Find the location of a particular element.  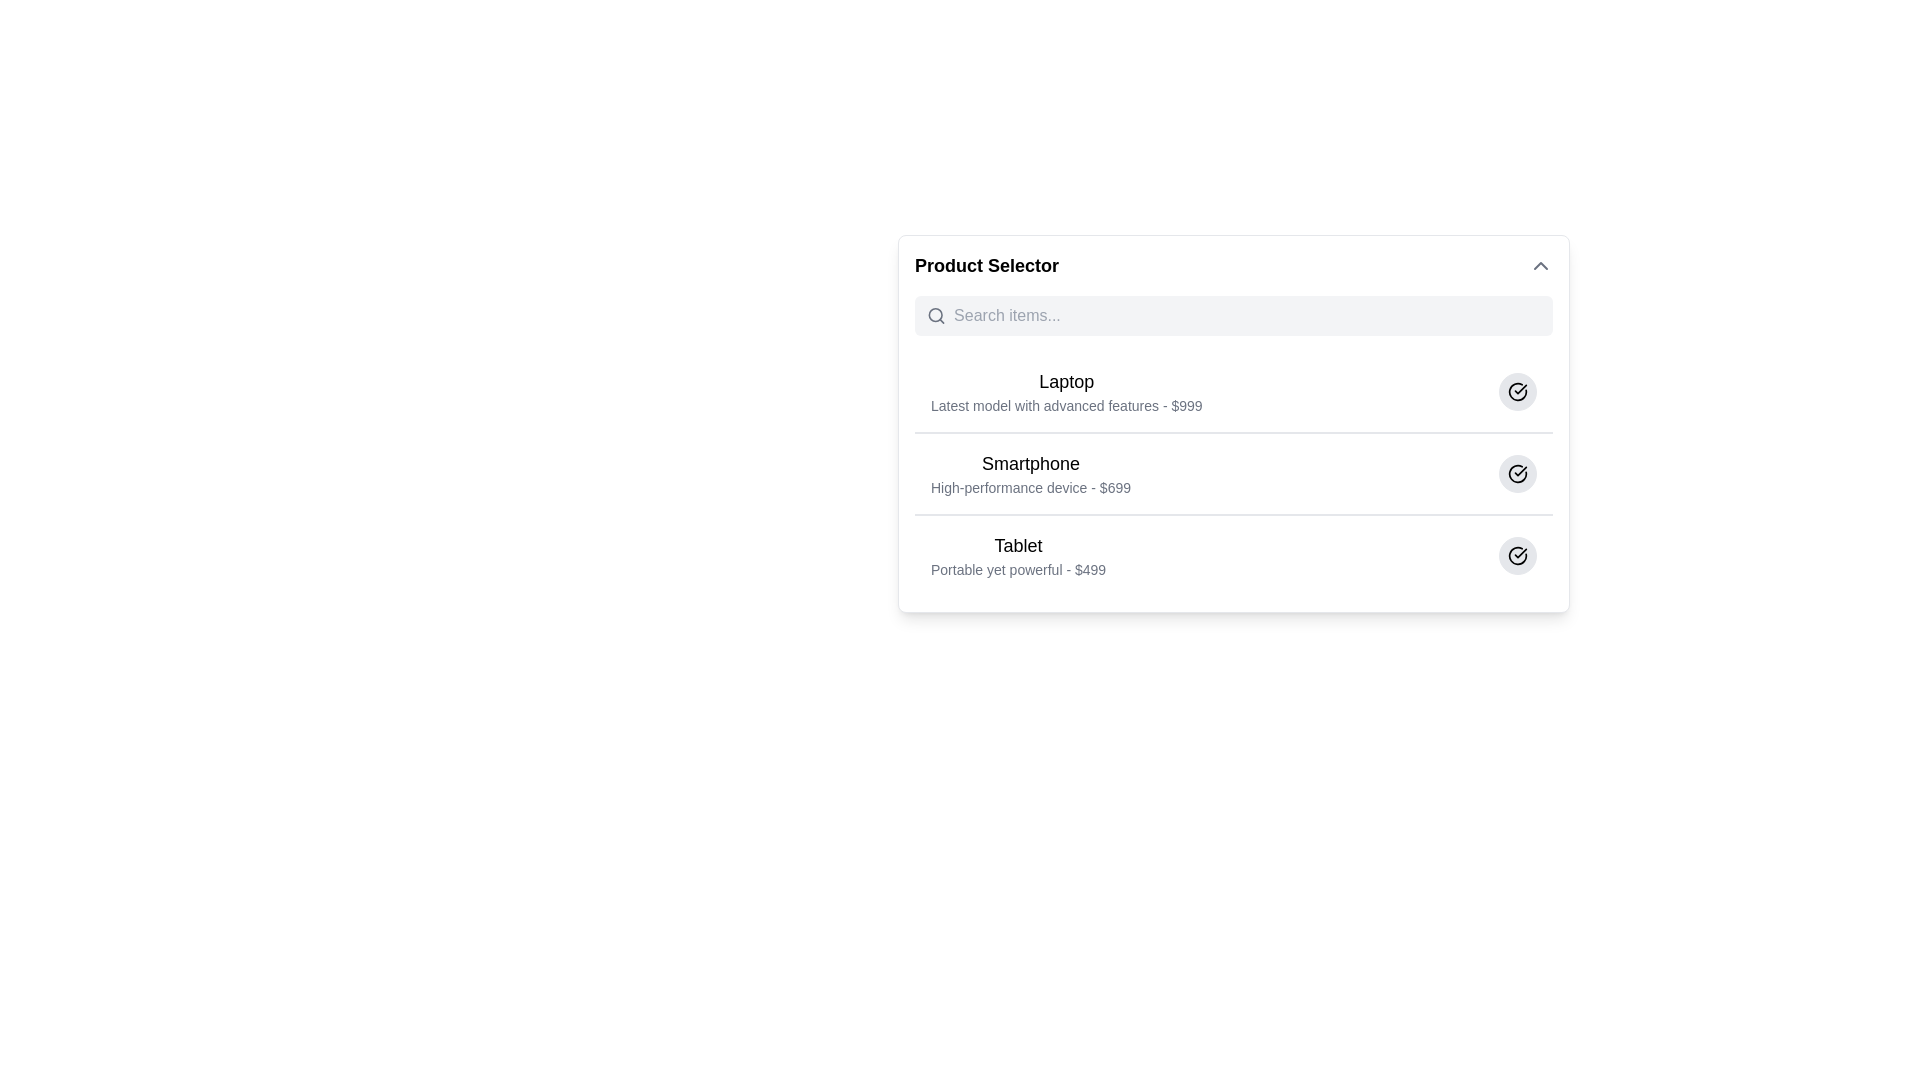

the product description label located beneath the main text 'Smartphone' in the product details section is located at coordinates (1031, 488).